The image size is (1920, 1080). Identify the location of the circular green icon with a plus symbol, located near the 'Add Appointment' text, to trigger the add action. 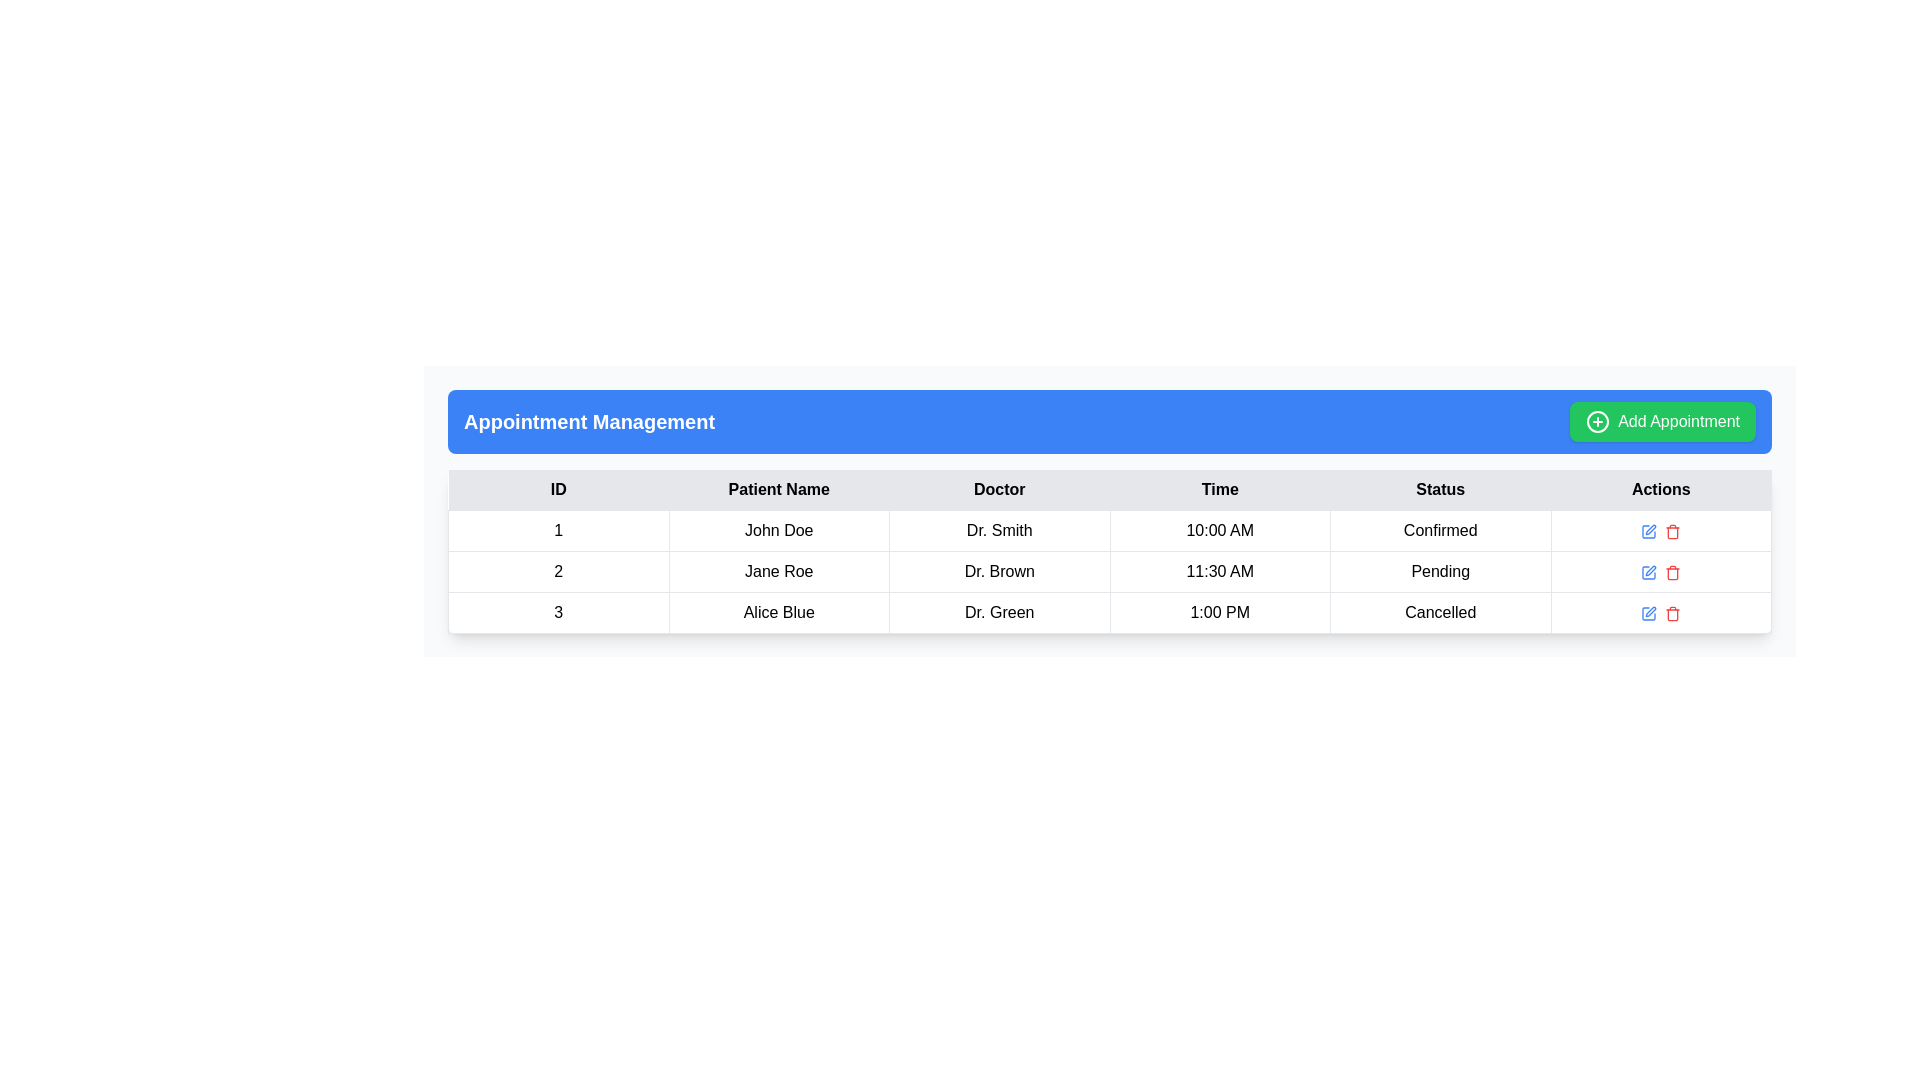
(1597, 420).